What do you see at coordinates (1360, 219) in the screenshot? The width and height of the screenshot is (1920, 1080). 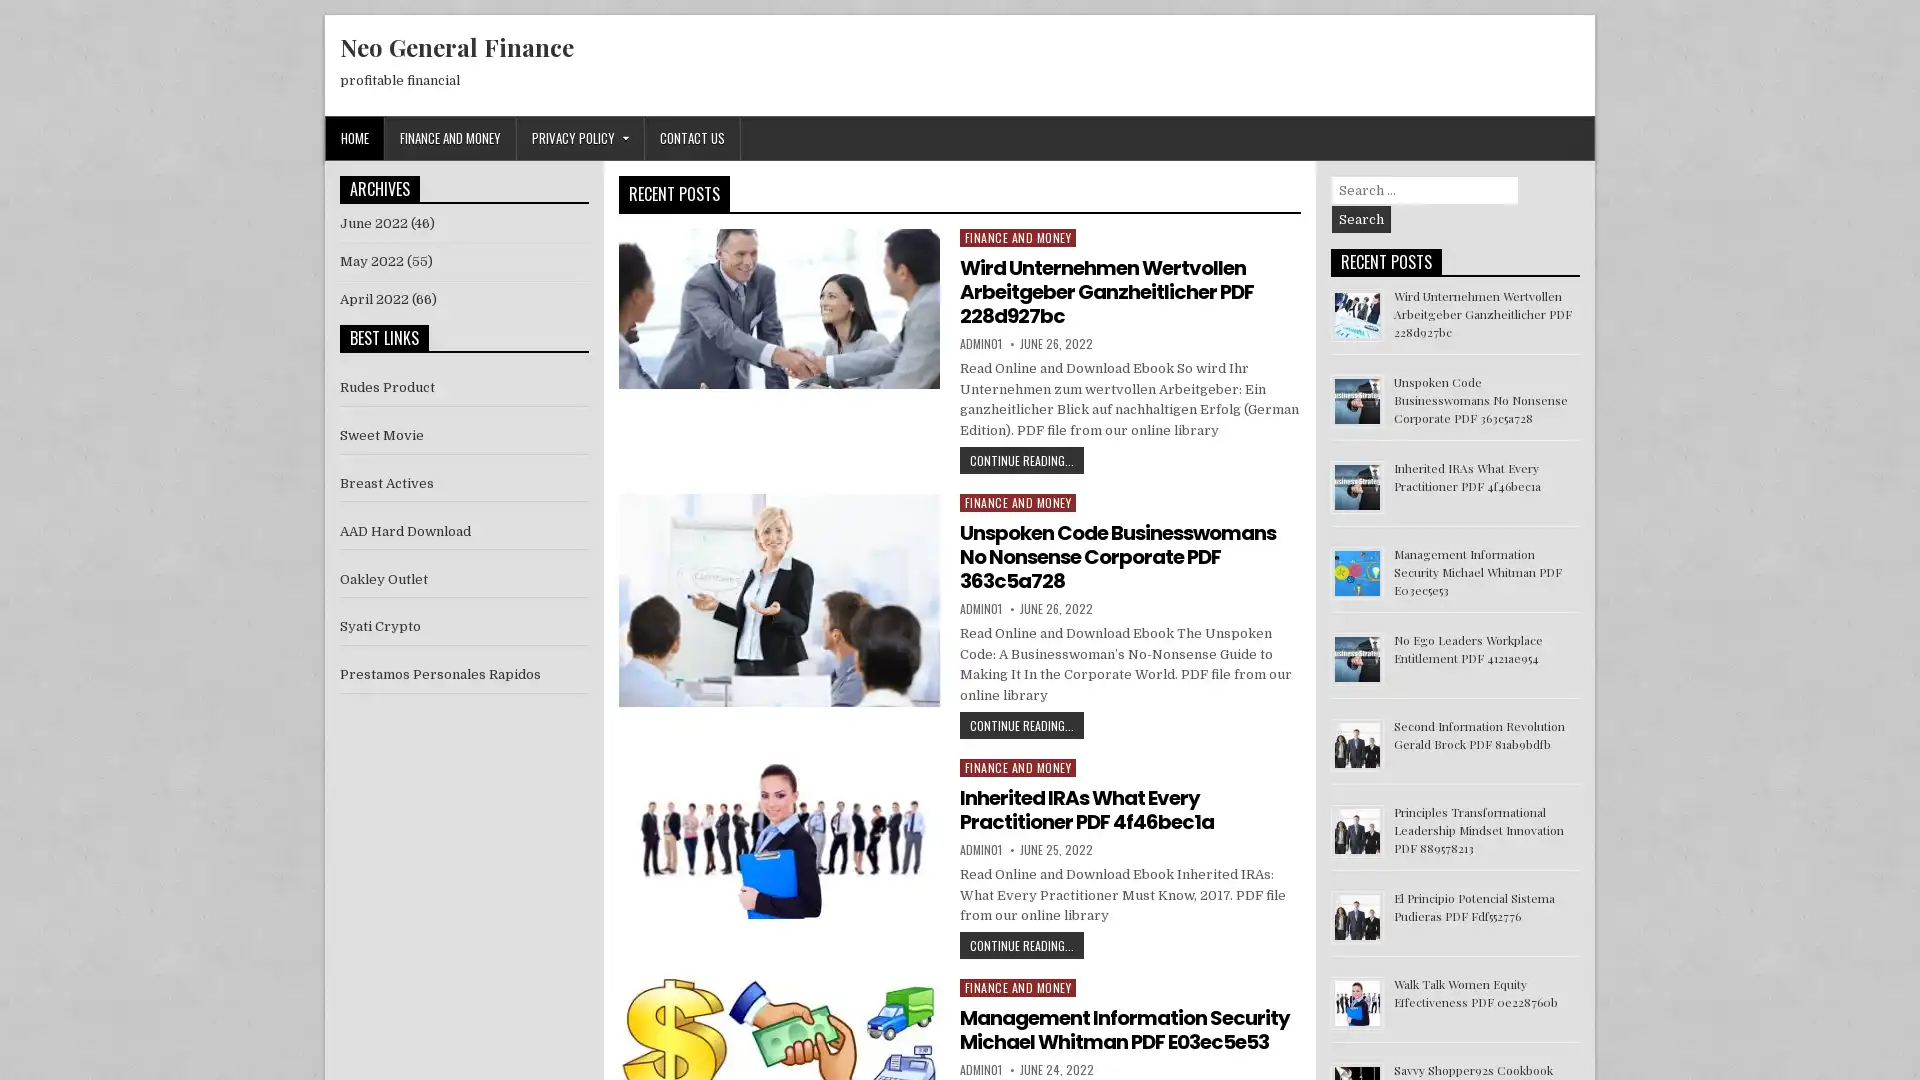 I see `Search` at bounding box center [1360, 219].